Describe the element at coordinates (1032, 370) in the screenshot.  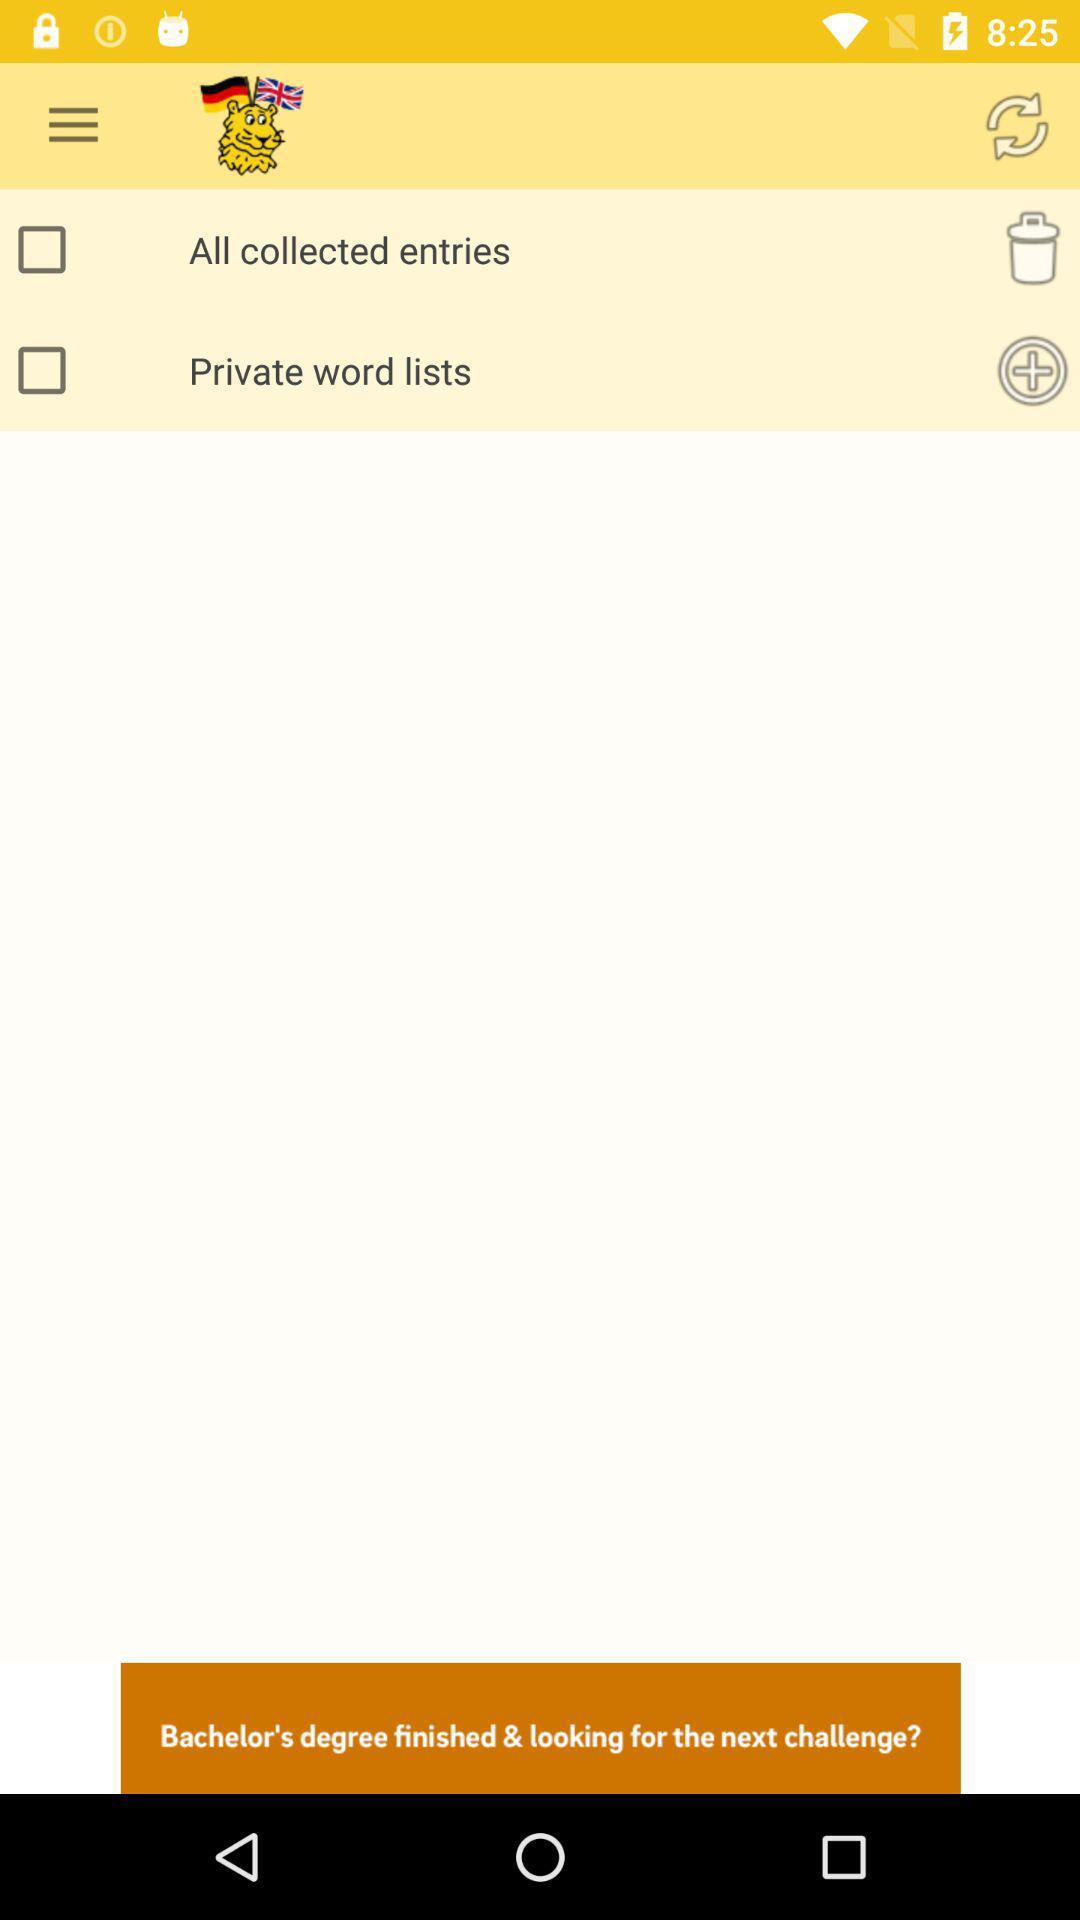
I see `word` at that location.